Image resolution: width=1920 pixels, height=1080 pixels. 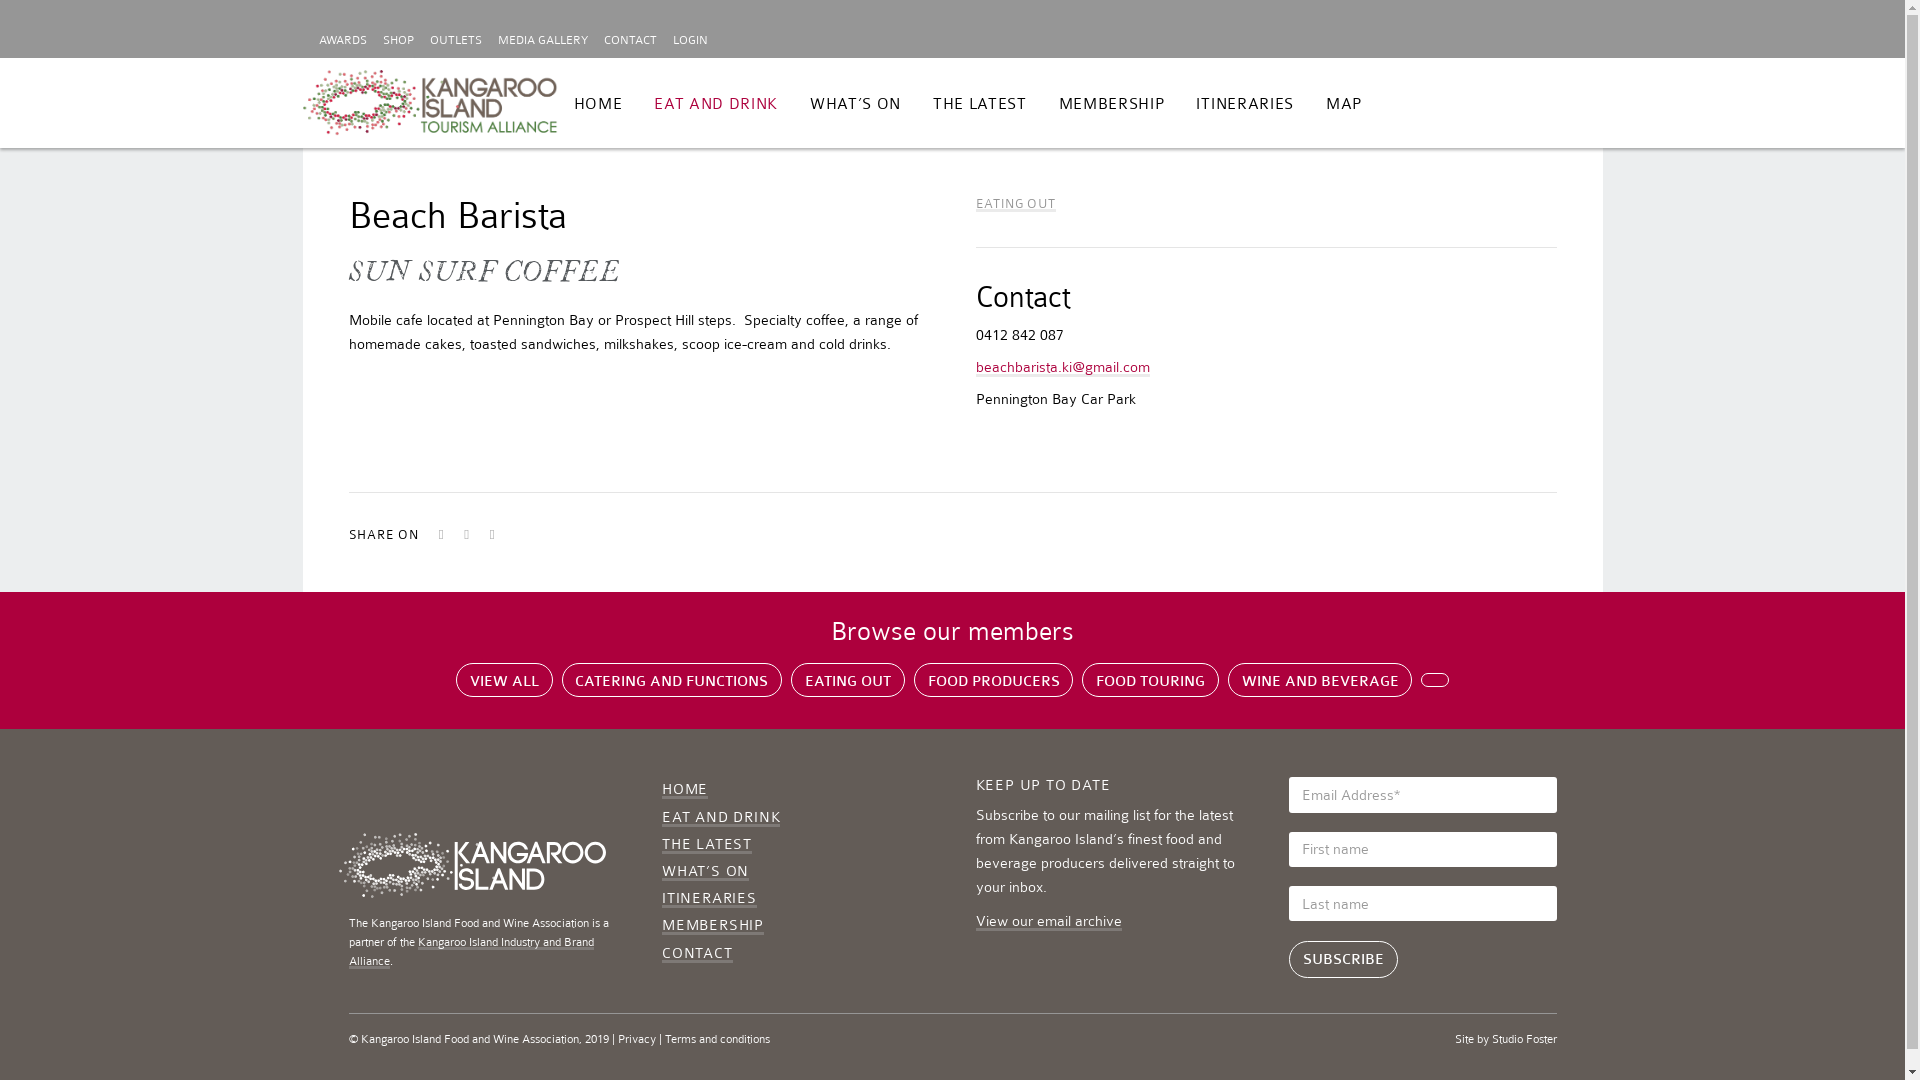 What do you see at coordinates (1243, 104) in the screenshot?
I see `'ITINERARIES'` at bounding box center [1243, 104].